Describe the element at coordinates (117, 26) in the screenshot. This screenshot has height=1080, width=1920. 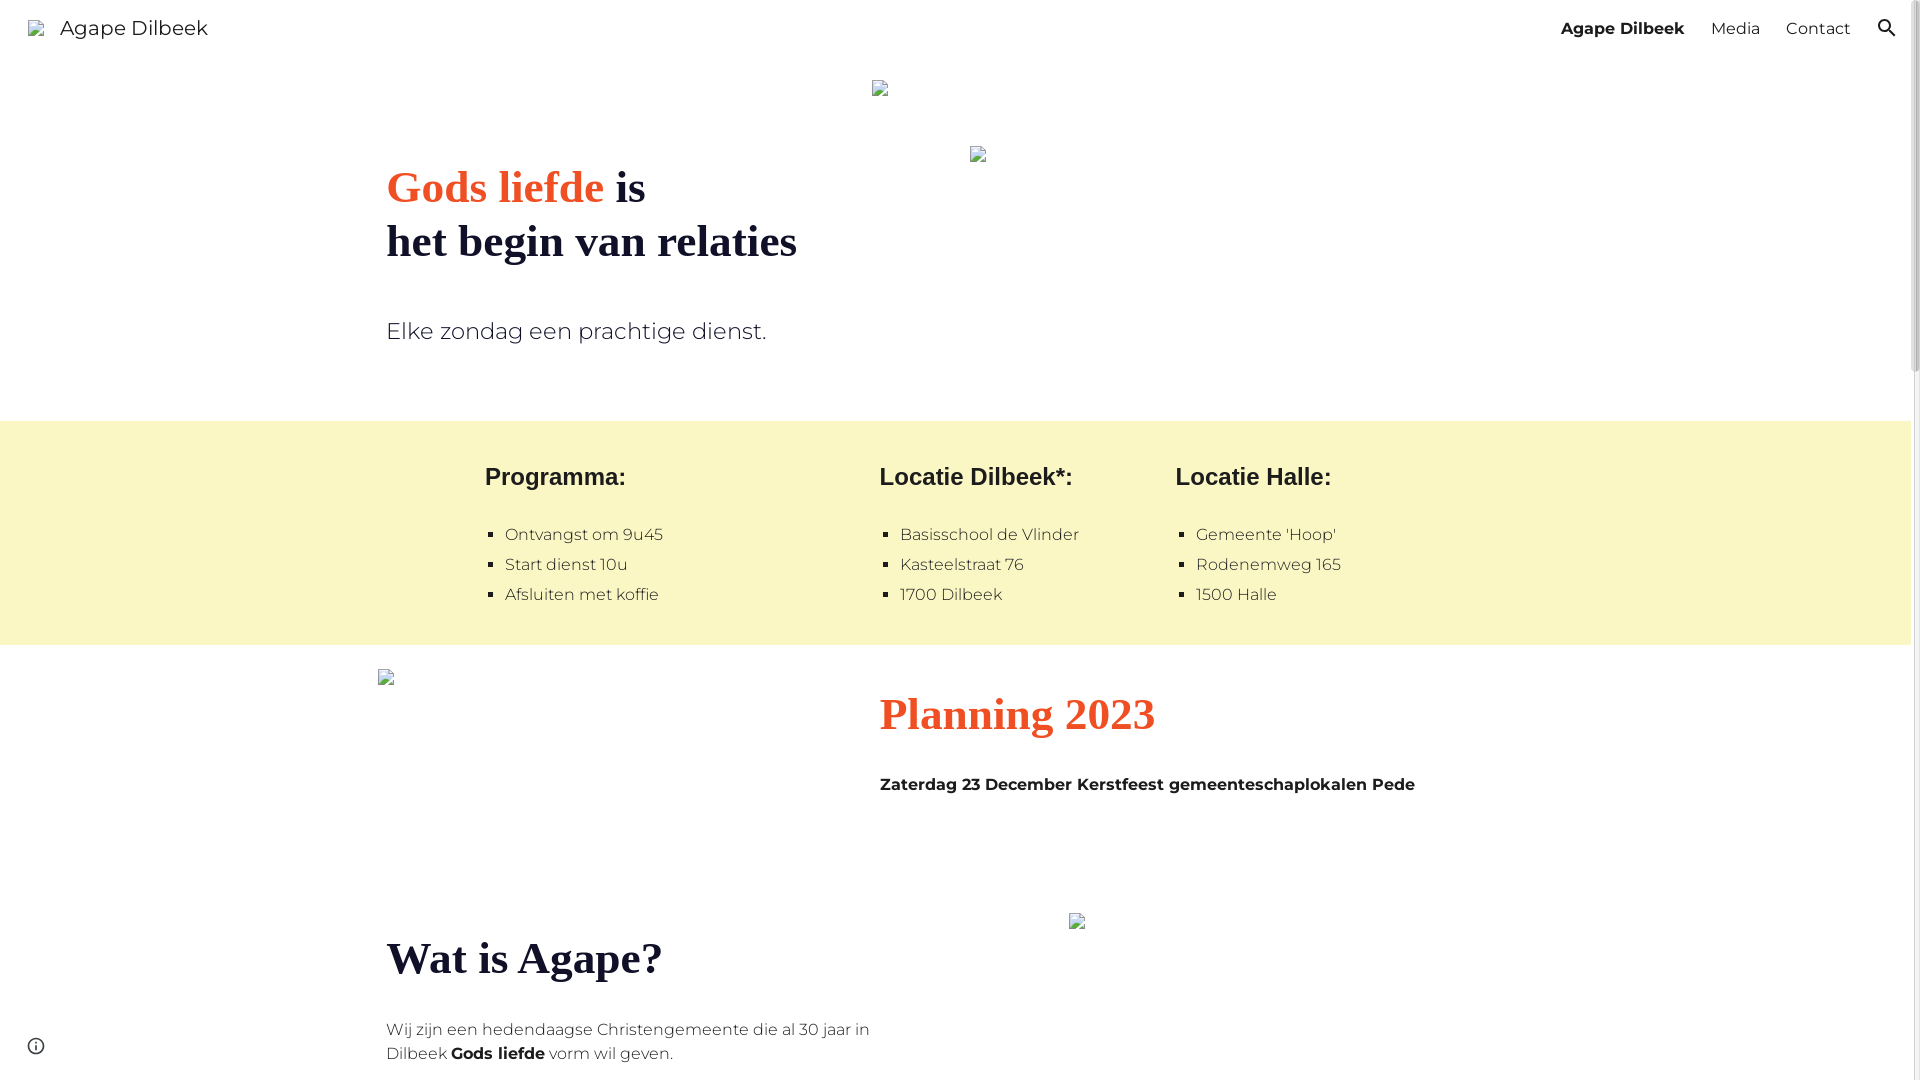
I see `'Agape Dilbeek'` at that location.